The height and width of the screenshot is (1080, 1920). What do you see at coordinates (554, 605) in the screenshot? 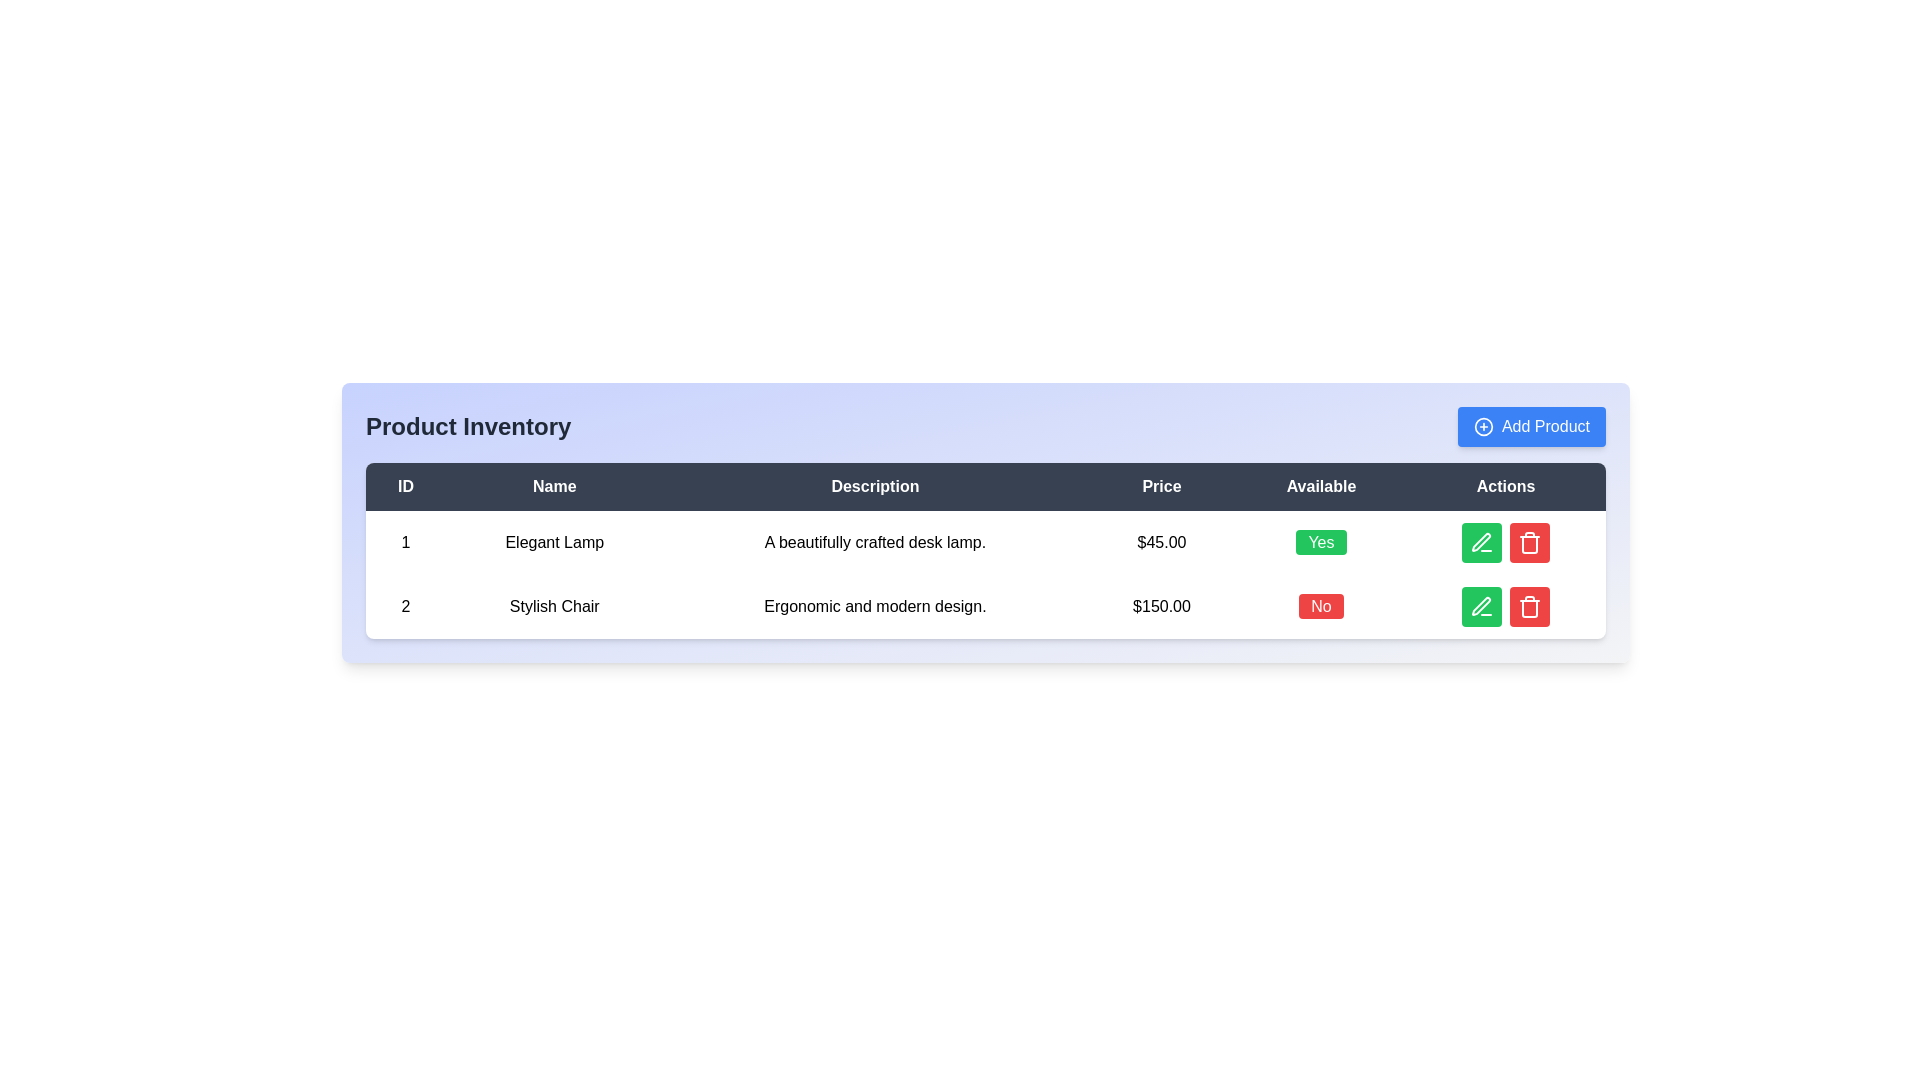
I see `the text element displaying 'Stylish Chair' in a black font, located in the second row of the table under the 'Name' column` at bounding box center [554, 605].